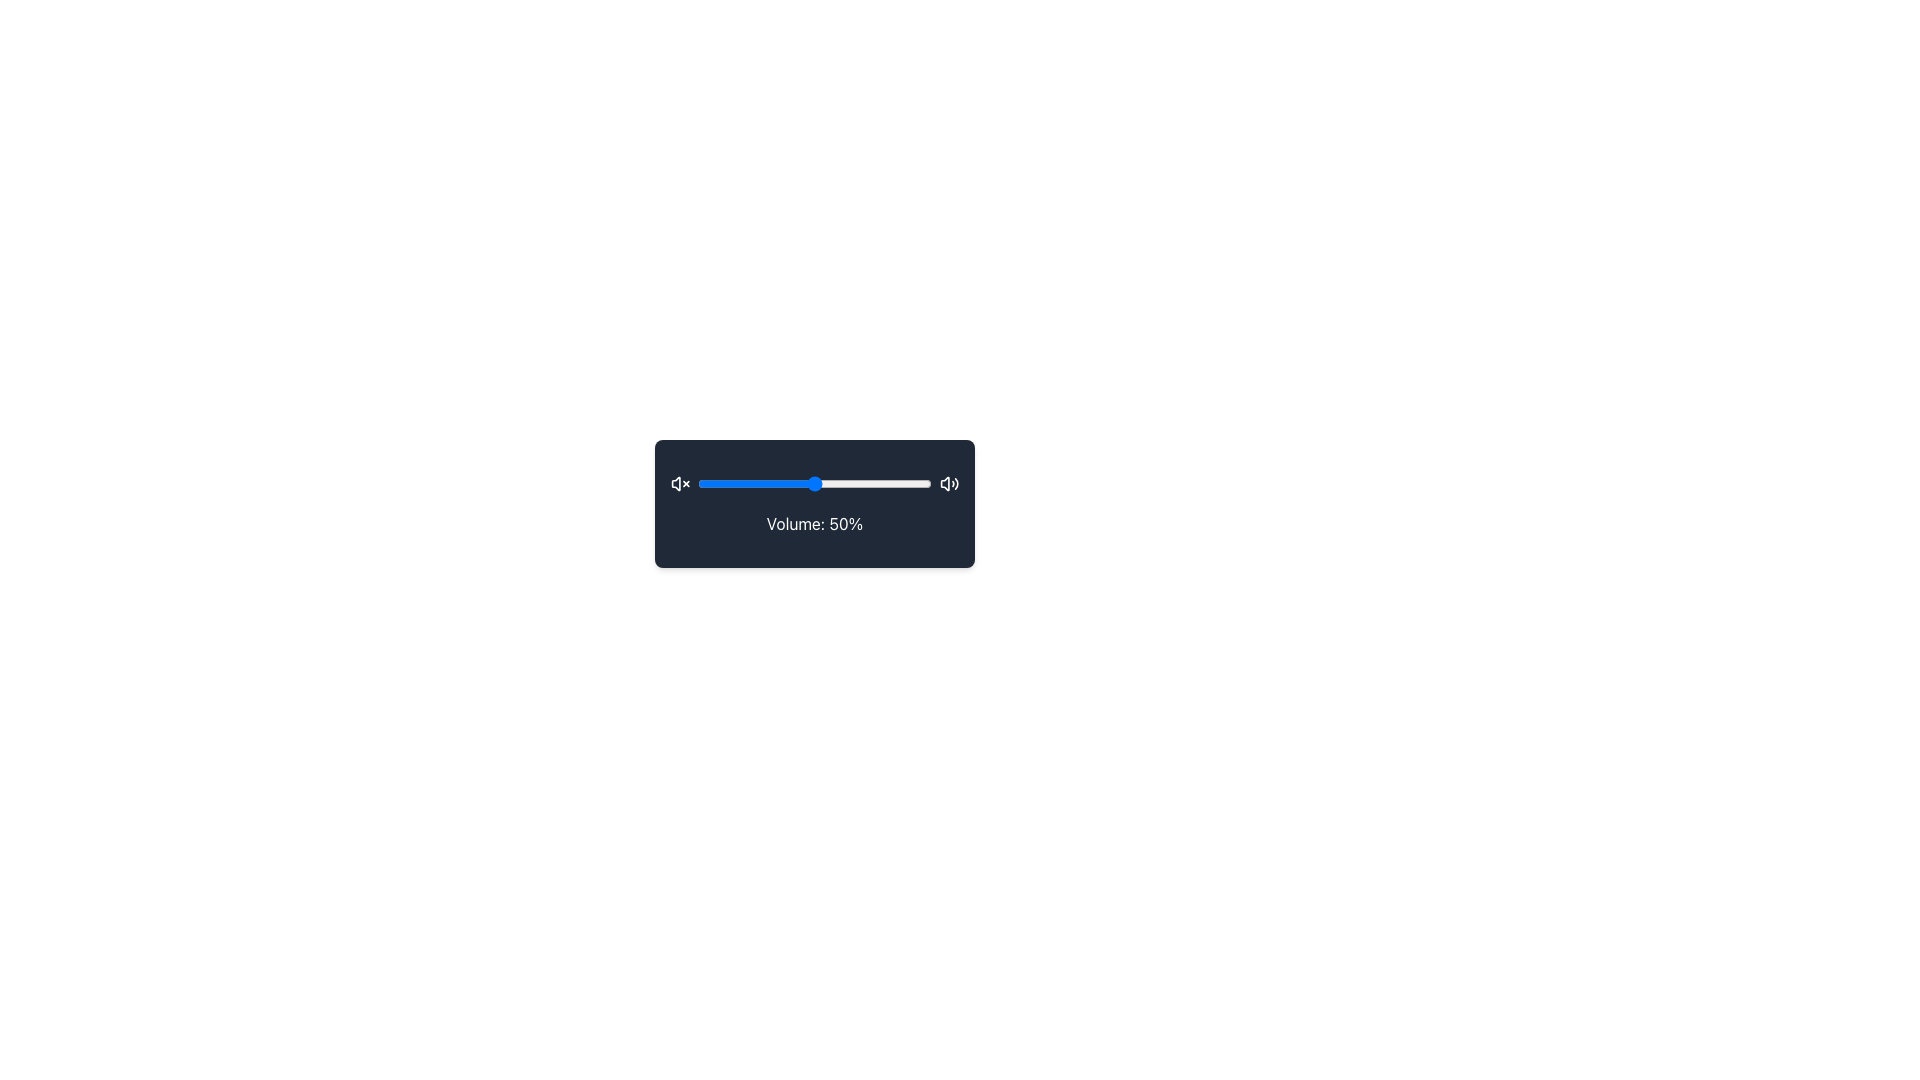  I want to click on the volume level, so click(875, 483).